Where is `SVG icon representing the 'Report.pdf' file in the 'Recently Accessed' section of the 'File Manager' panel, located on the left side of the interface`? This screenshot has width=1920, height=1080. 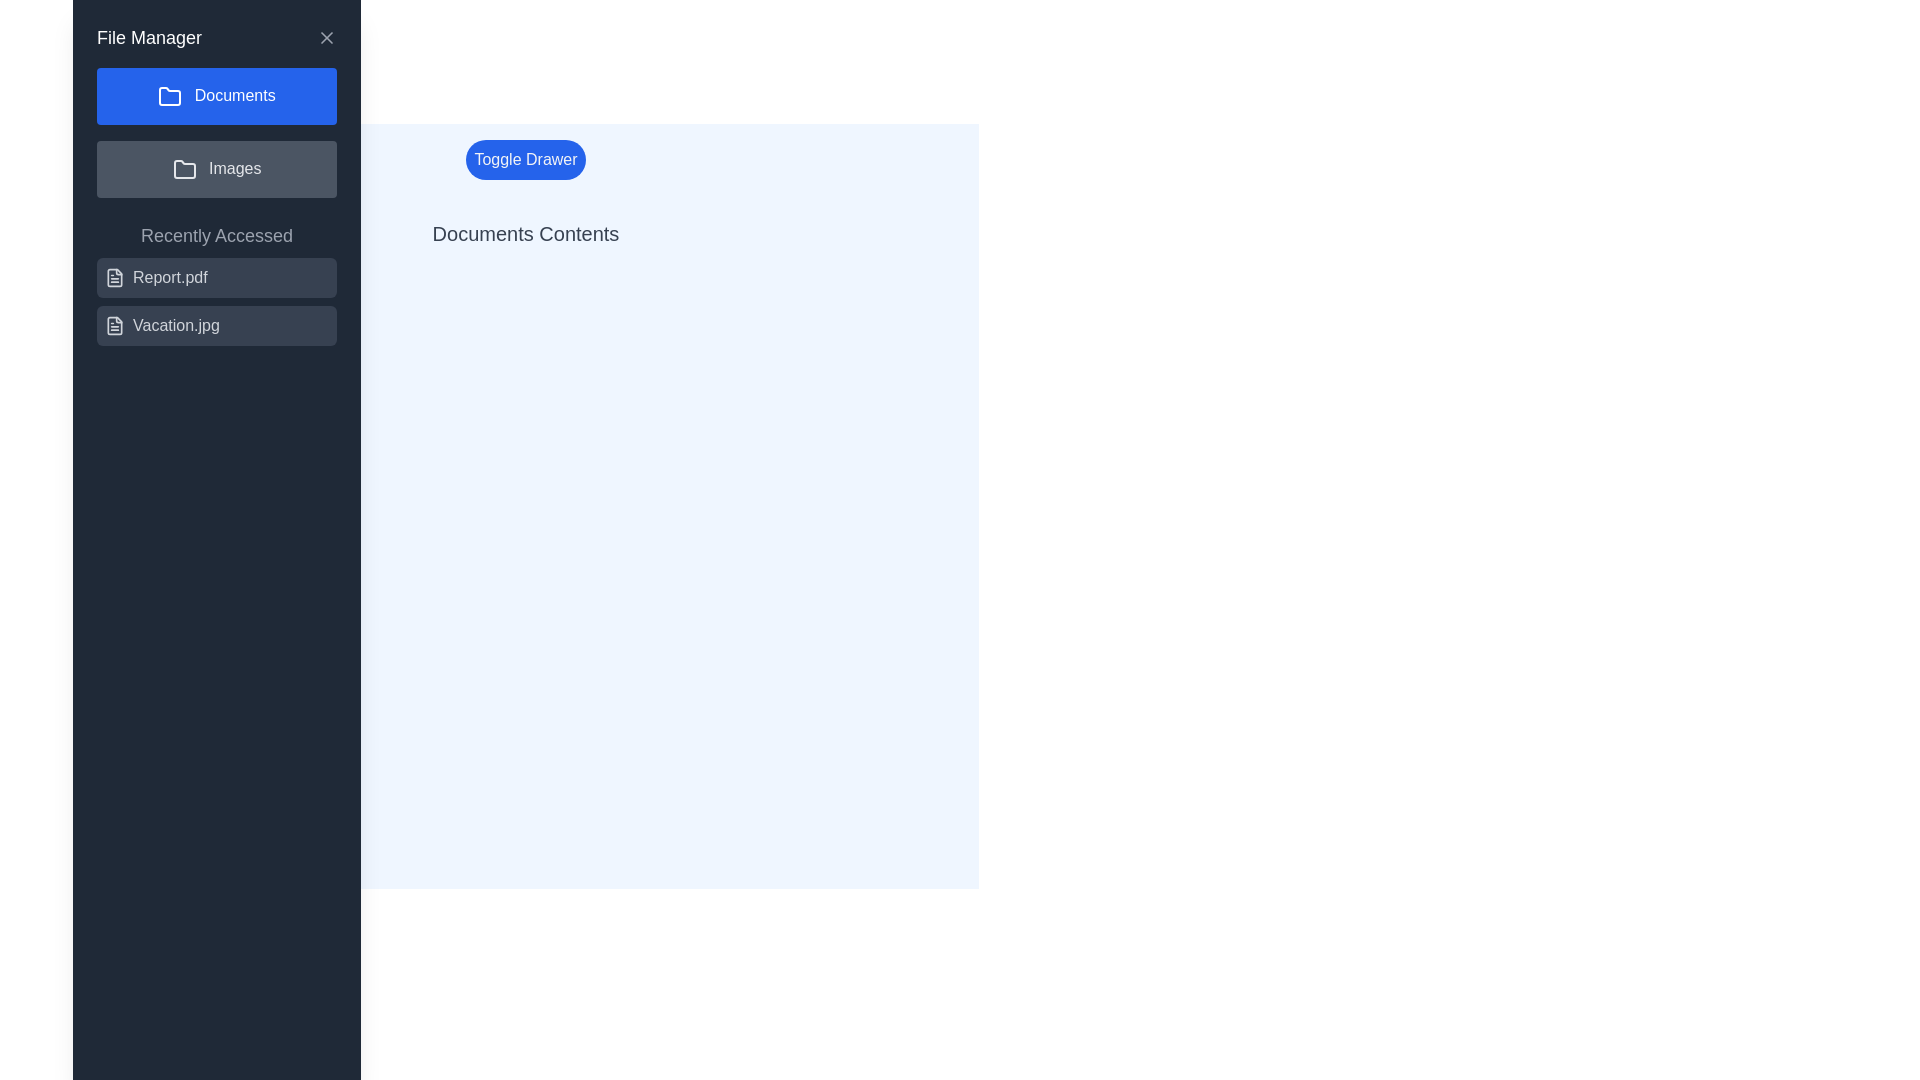 SVG icon representing the 'Report.pdf' file in the 'Recently Accessed' section of the 'File Manager' panel, located on the left side of the interface is located at coordinates (114, 277).